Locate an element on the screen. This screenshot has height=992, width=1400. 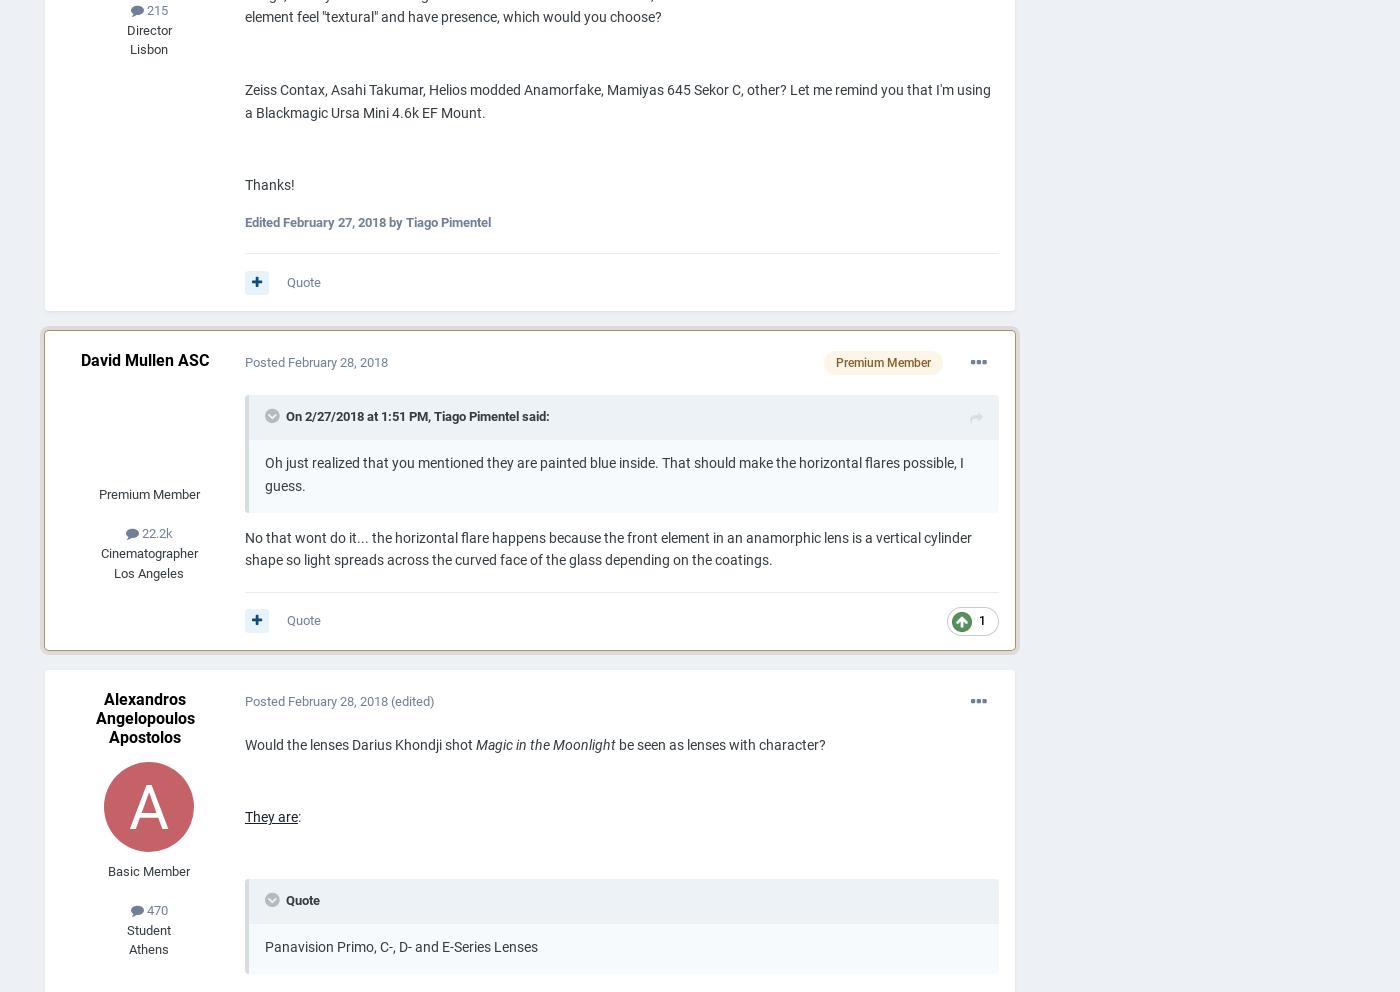
'Would the lenses Darius Khondji shot' is located at coordinates (244, 744).